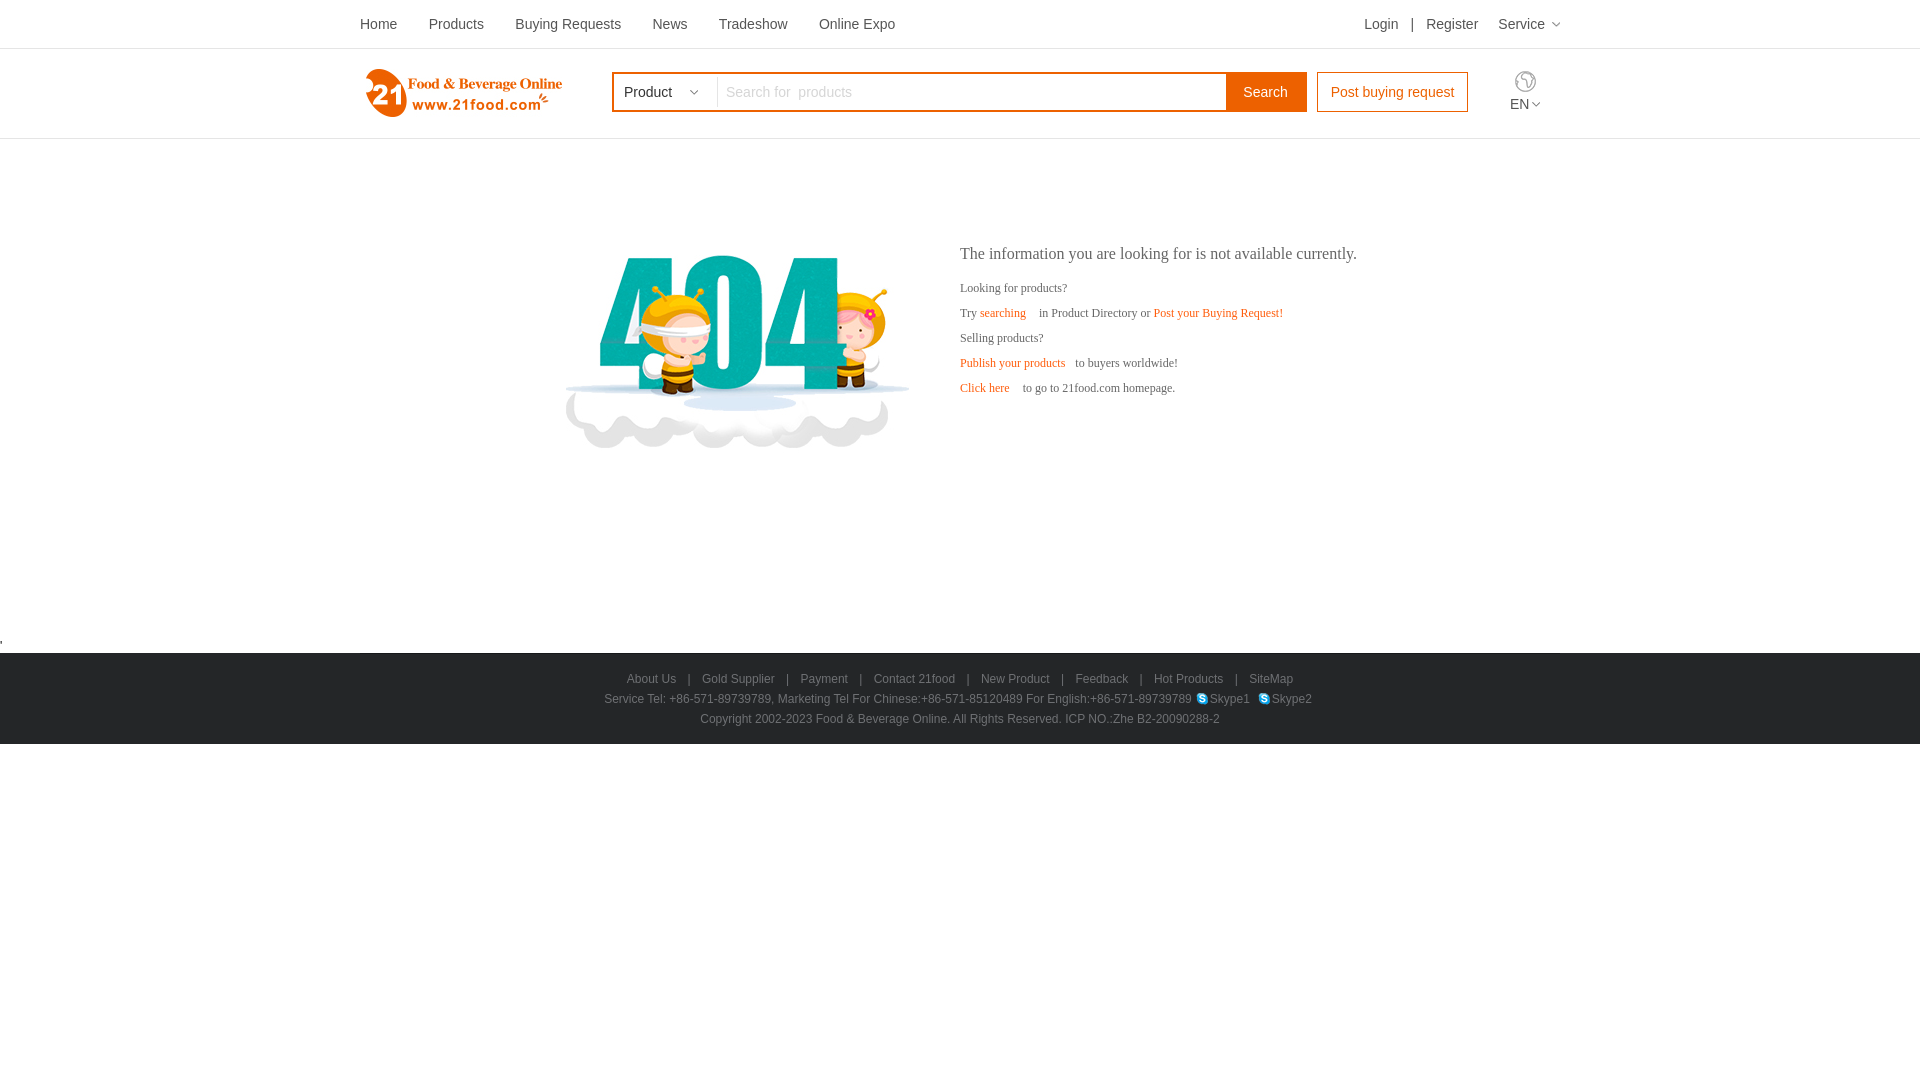 This screenshot has height=1080, width=1920. I want to click on 'Service', so click(1528, 23).